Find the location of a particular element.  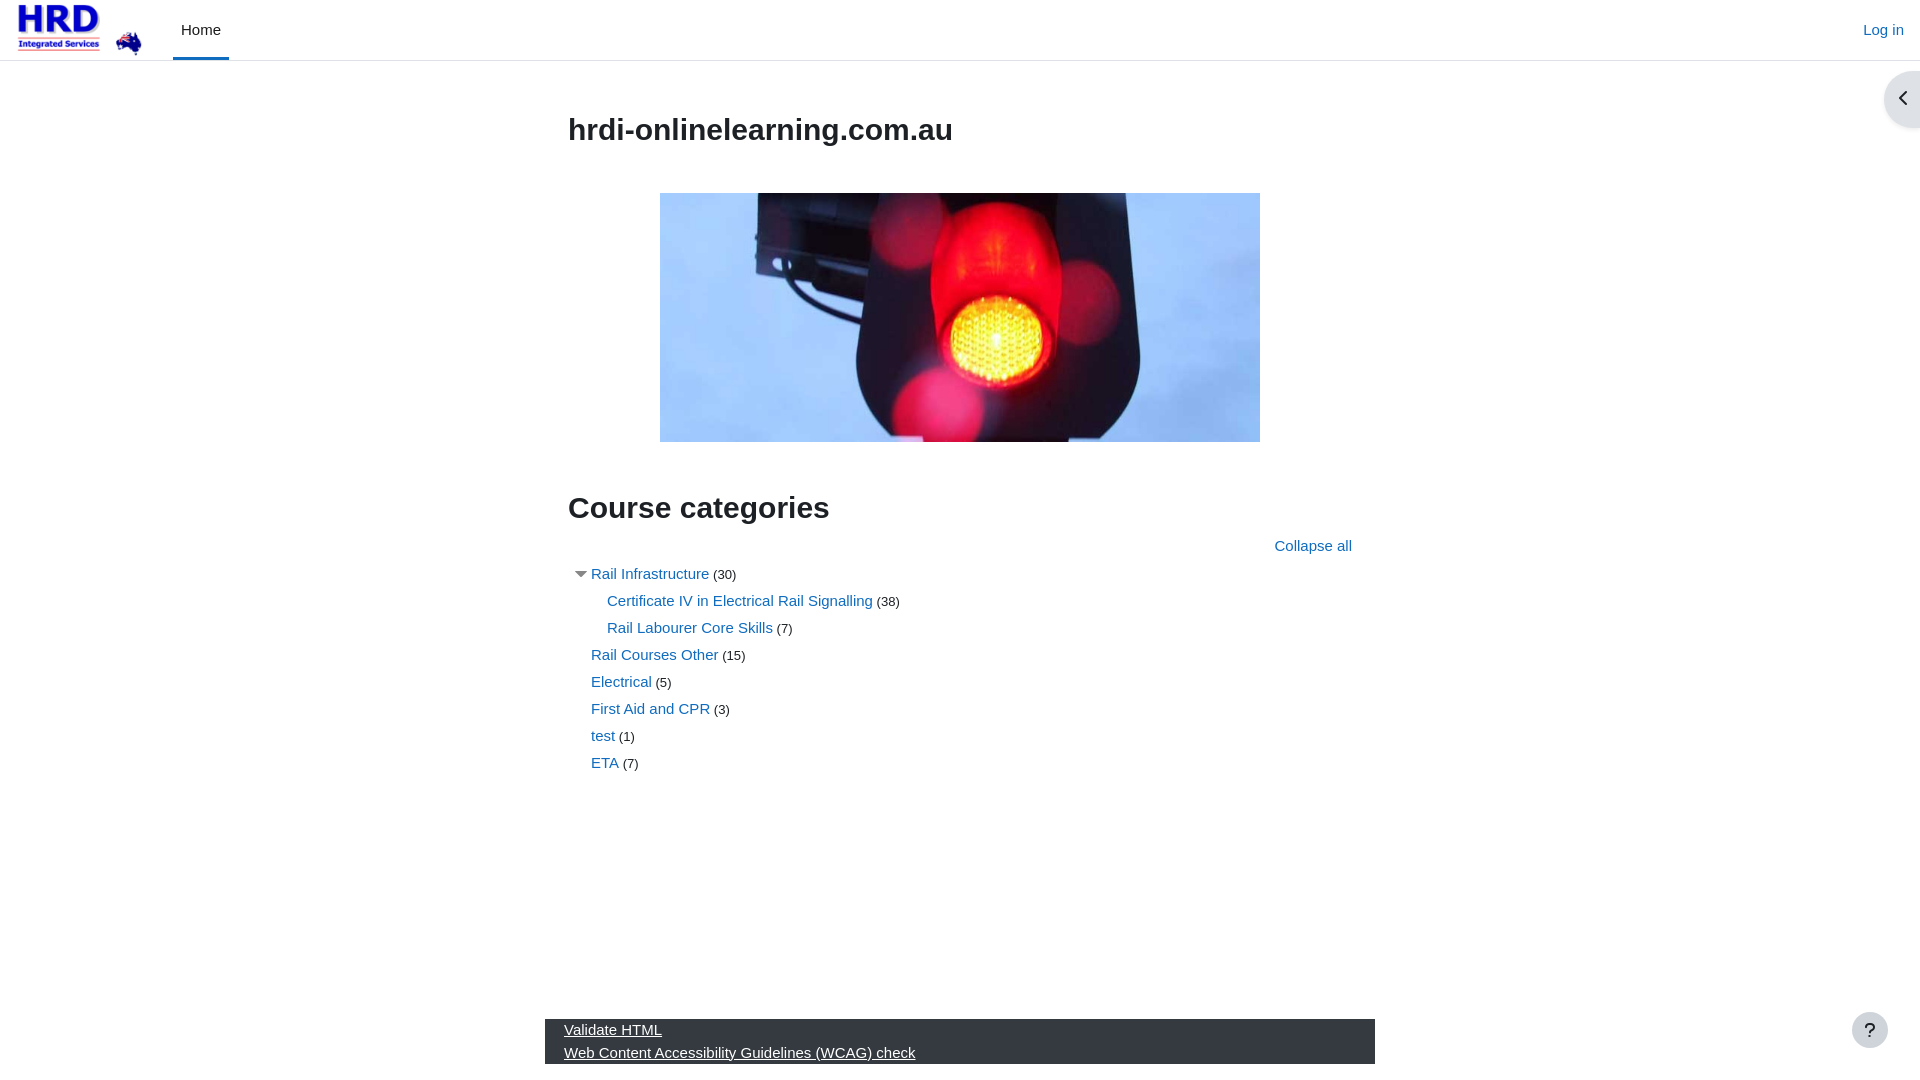

'First Aid and CPR' is located at coordinates (650, 707).